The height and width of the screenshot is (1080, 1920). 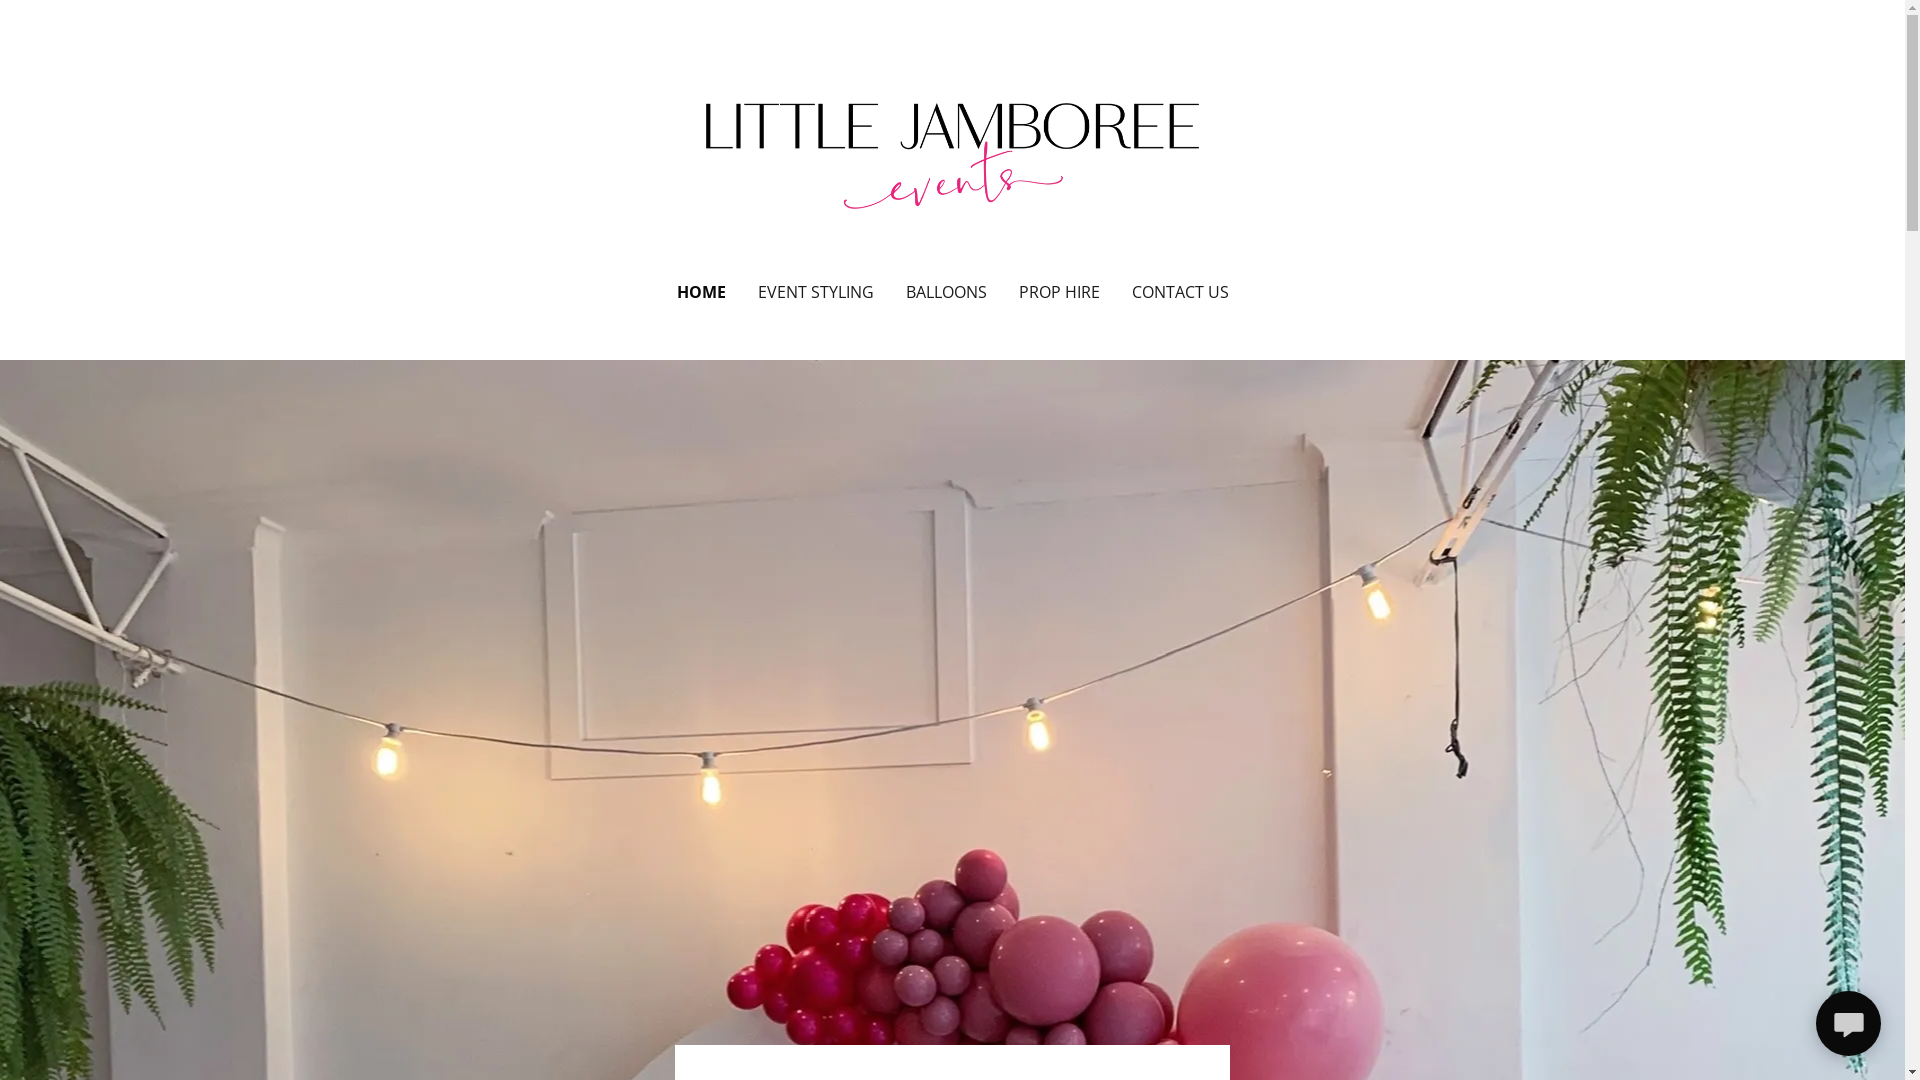 I want to click on 'CONTACT US', so click(x=1180, y=292).